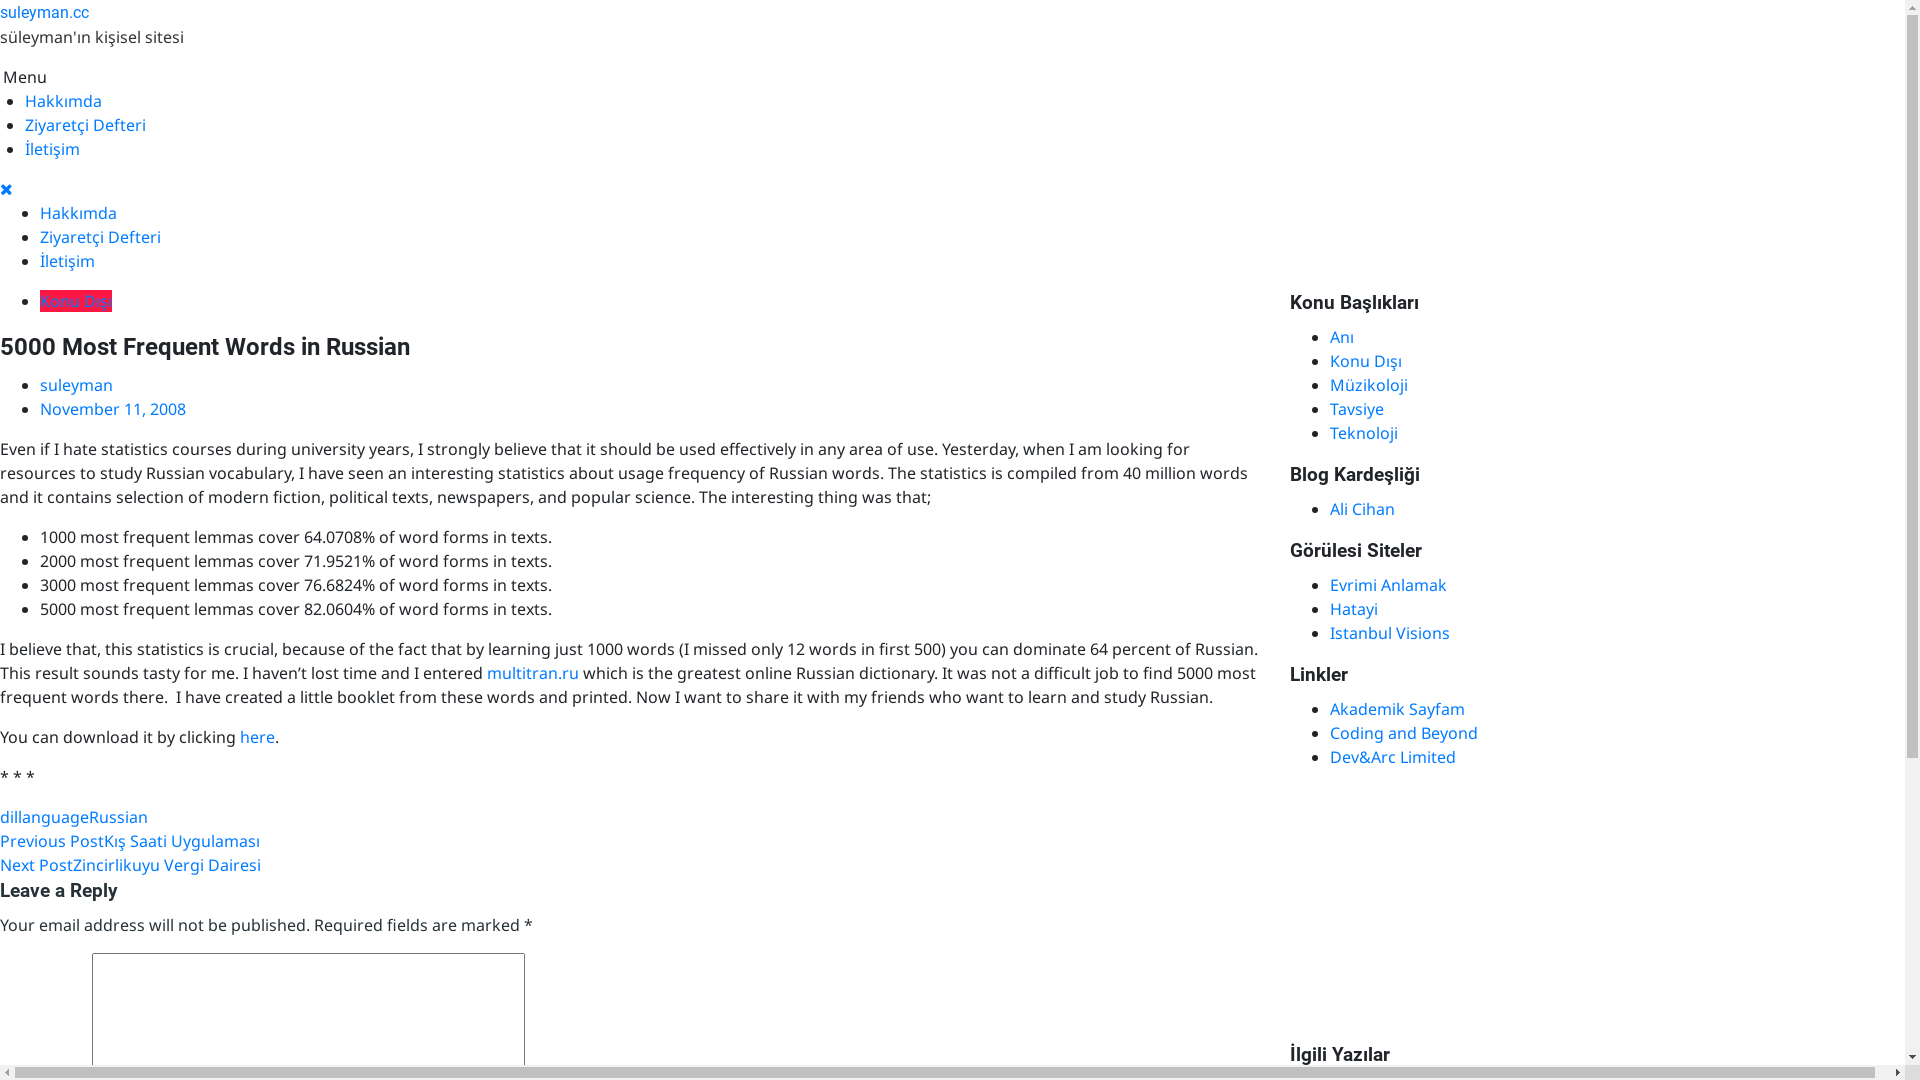  What do you see at coordinates (1389, 632) in the screenshot?
I see `'Istanbul Visions'` at bounding box center [1389, 632].